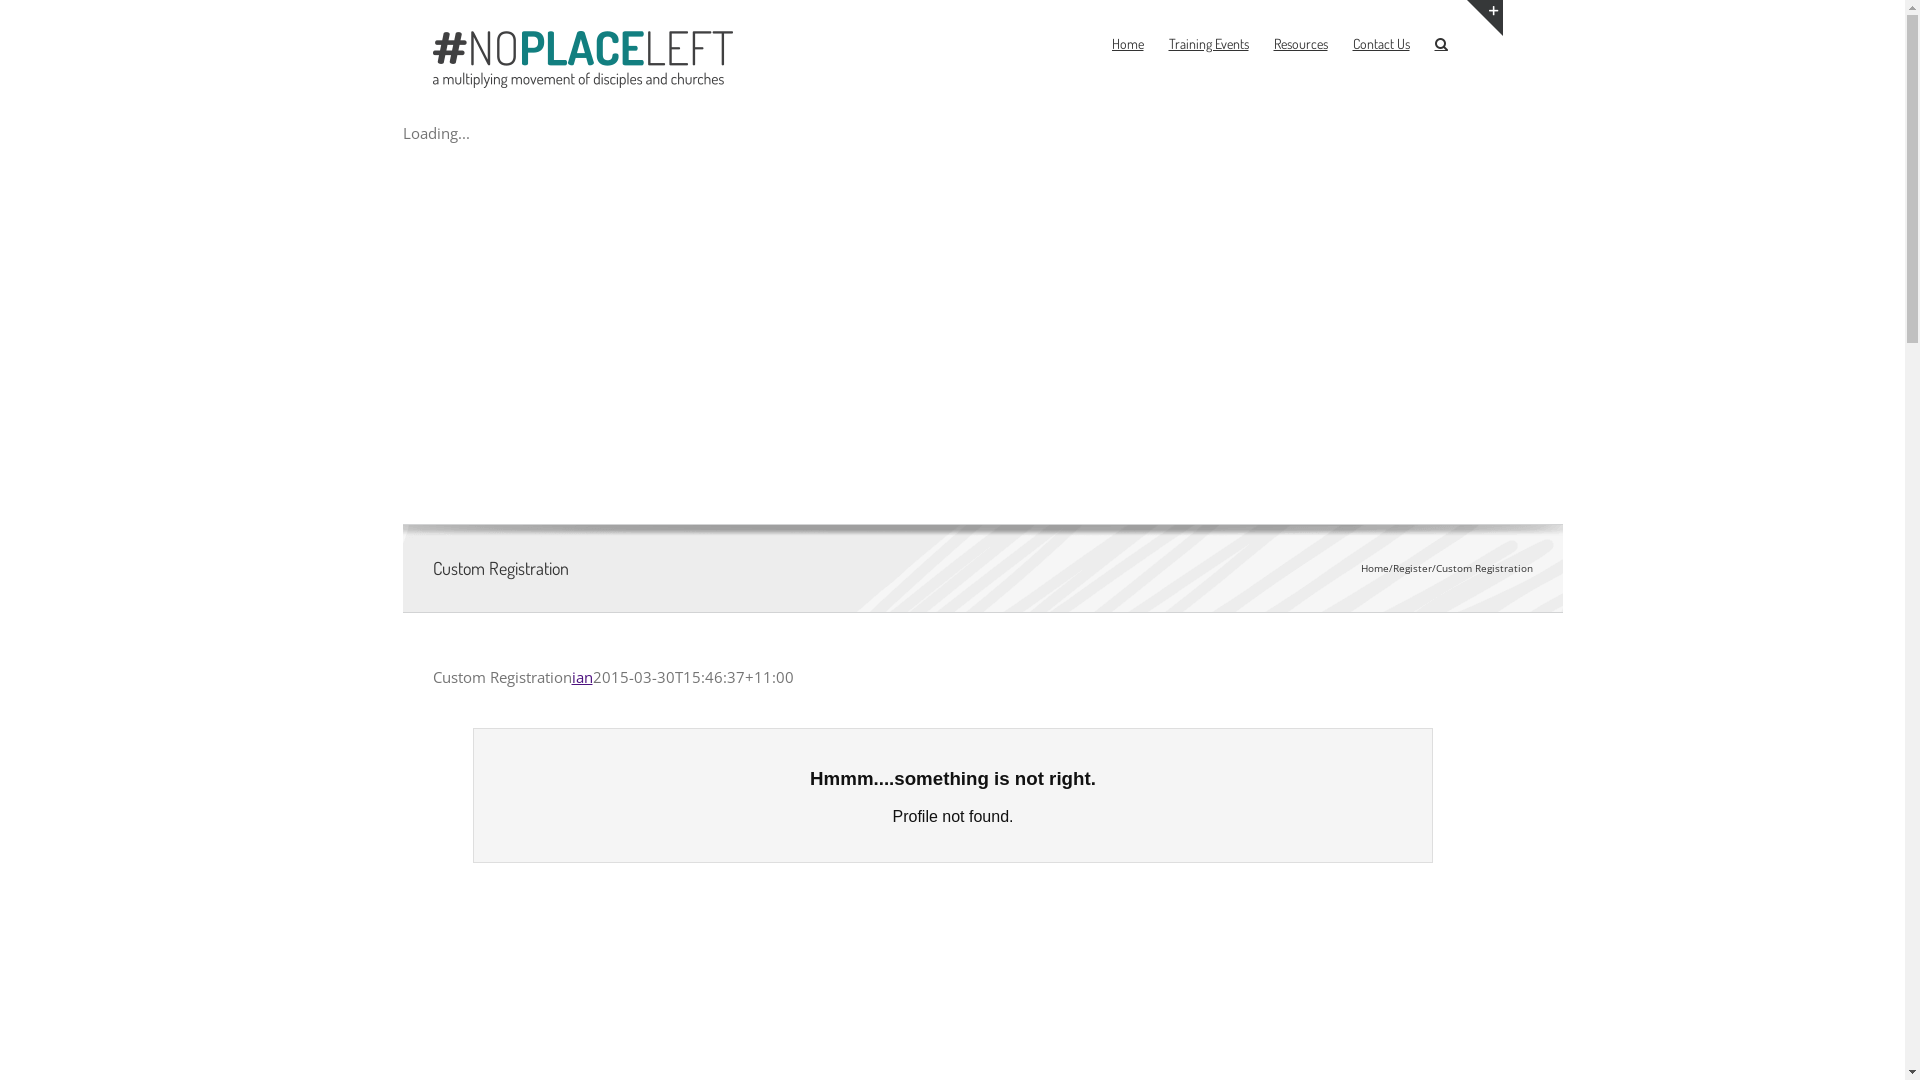  Describe the element at coordinates (1440, 42) in the screenshot. I see `'Search'` at that location.